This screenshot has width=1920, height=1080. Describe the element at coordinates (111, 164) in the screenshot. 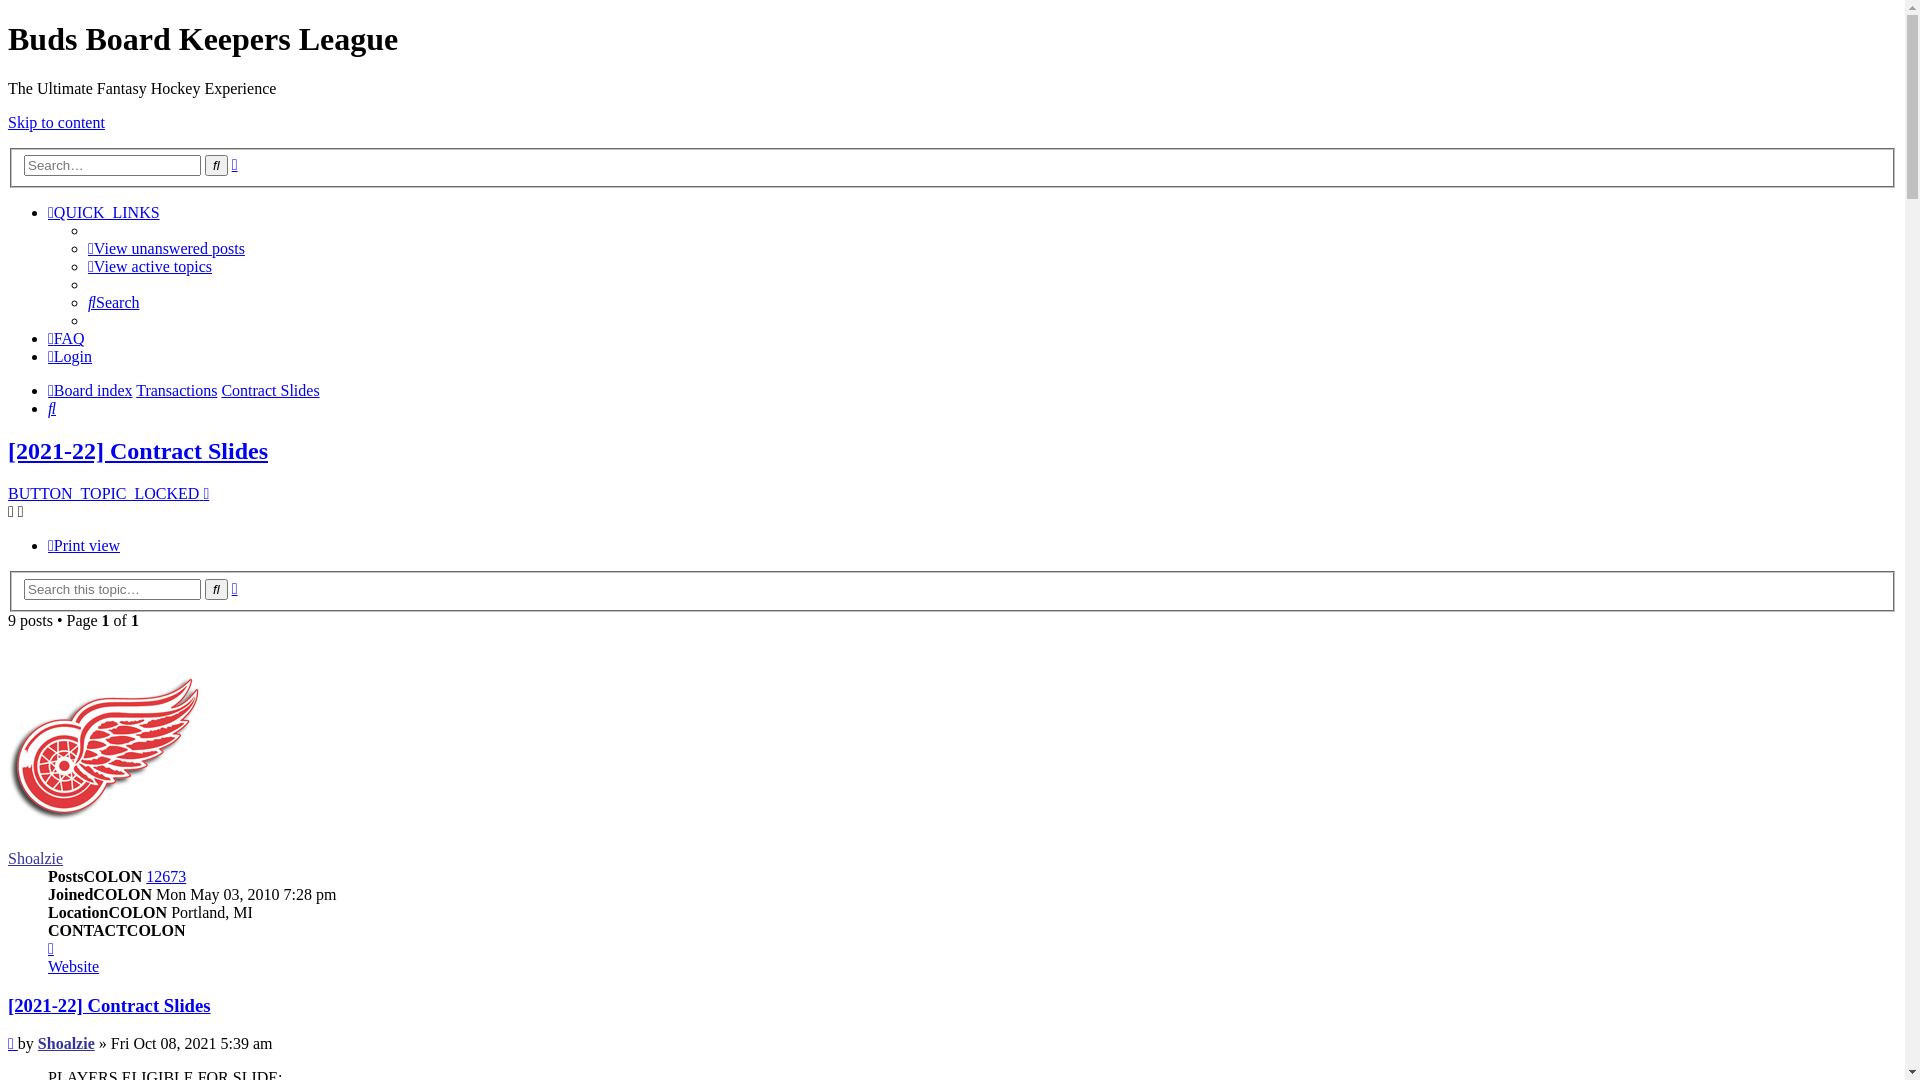

I see `'Search for keywords'` at that location.